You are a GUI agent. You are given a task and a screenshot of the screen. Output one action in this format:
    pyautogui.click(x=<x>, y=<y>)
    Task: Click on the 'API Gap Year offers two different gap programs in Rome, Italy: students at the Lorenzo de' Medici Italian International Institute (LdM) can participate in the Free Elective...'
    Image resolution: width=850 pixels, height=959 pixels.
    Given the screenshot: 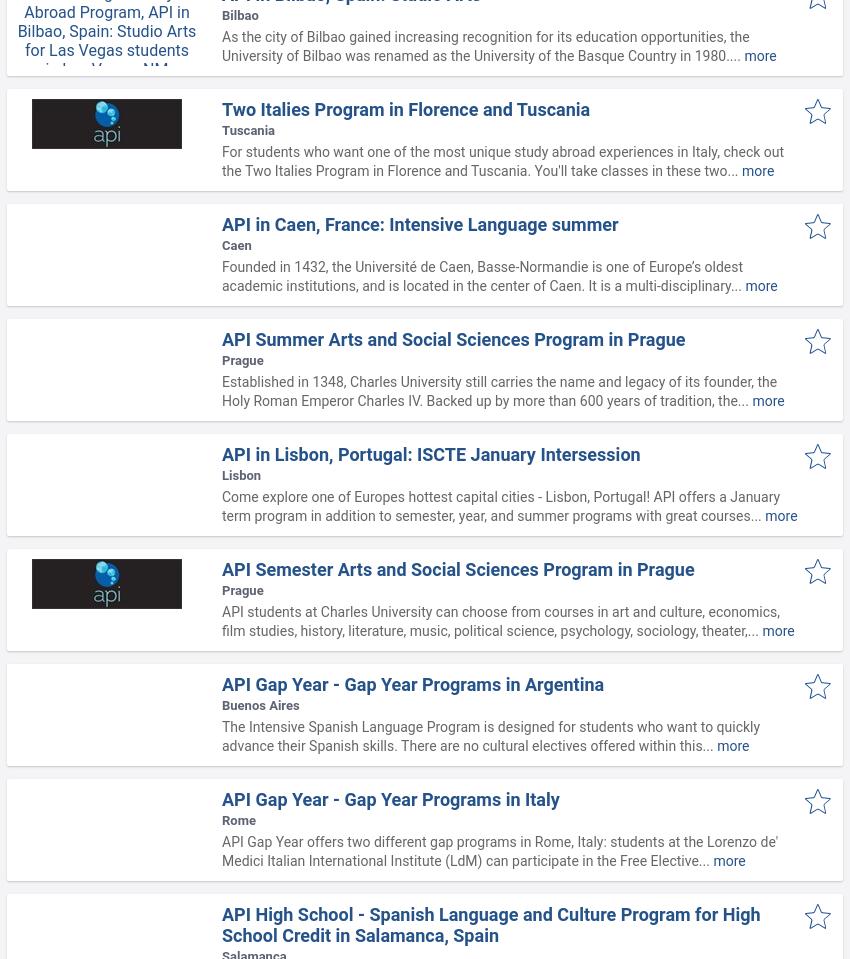 What is the action you would take?
    pyautogui.click(x=499, y=850)
    